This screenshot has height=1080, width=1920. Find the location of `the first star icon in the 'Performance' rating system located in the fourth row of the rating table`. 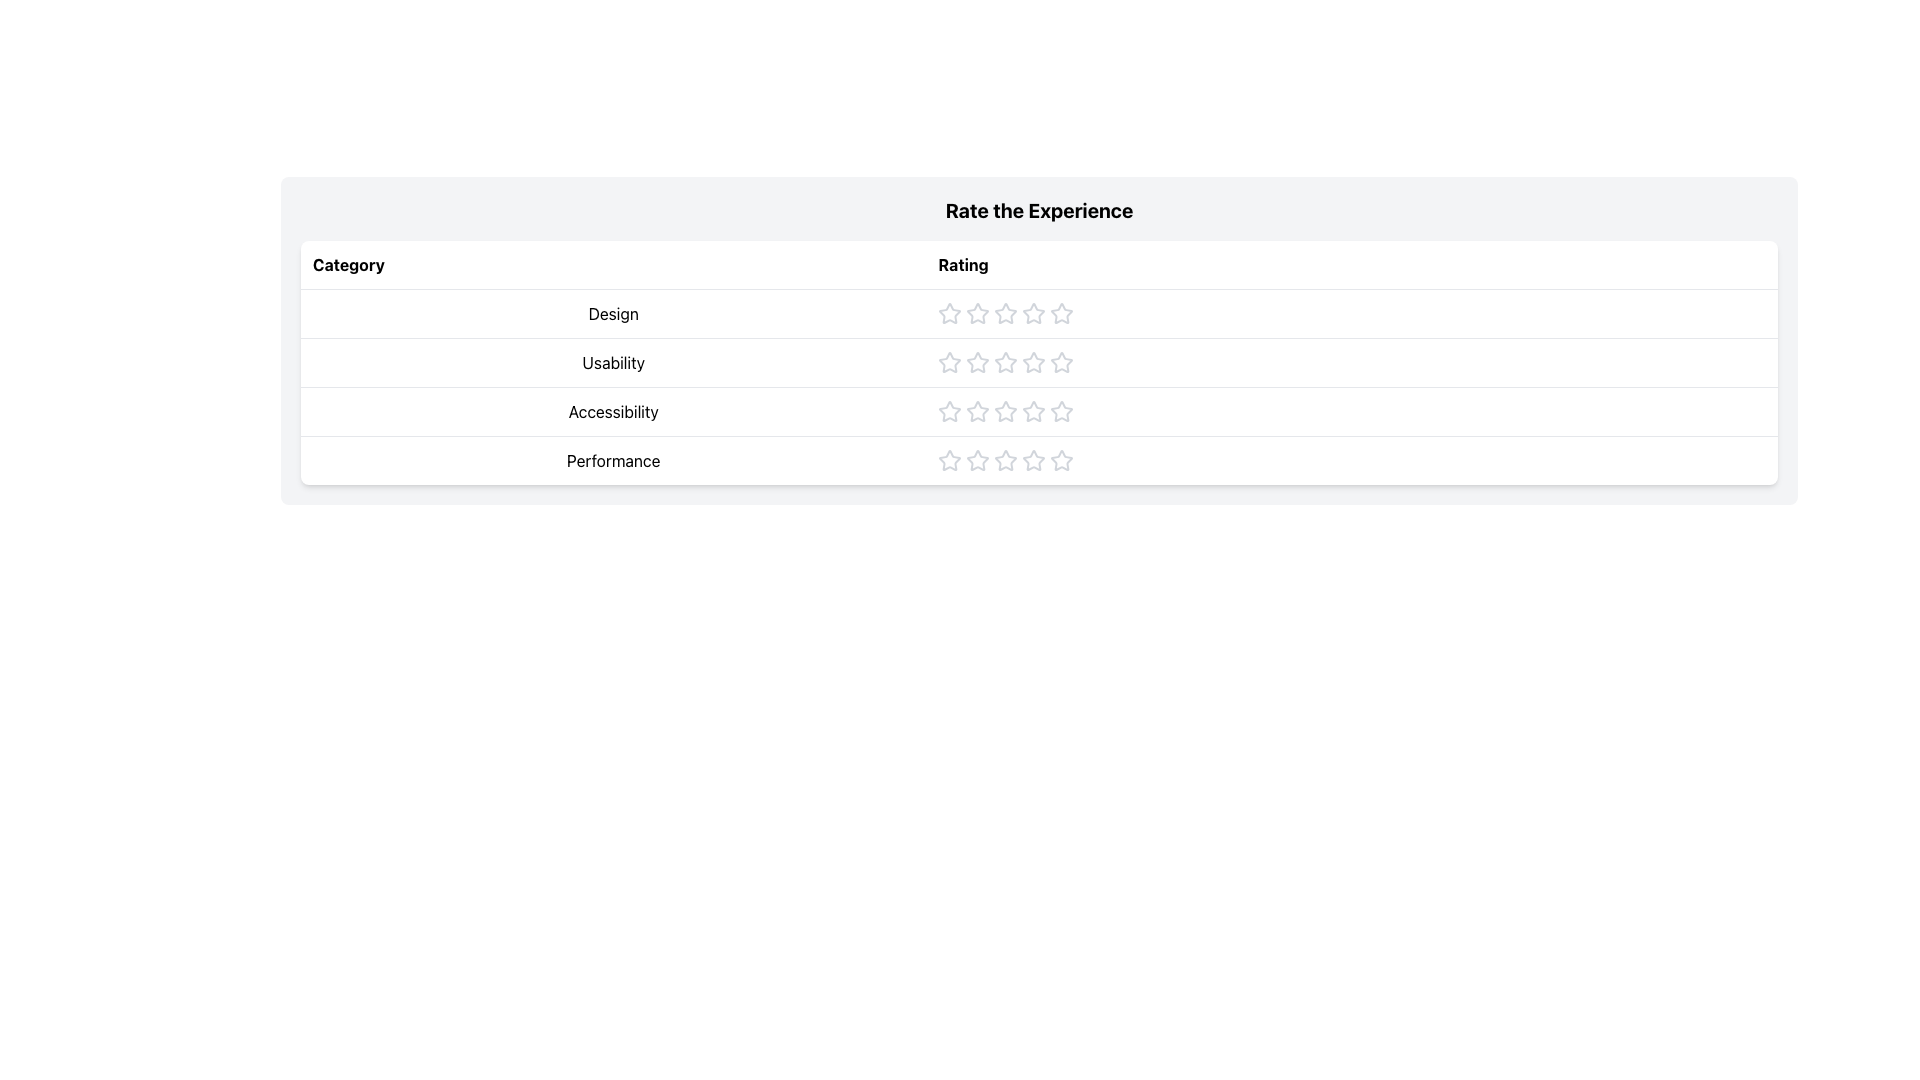

the first star icon in the 'Performance' rating system located in the fourth row of the rating table is located at coordinates (949, 461).